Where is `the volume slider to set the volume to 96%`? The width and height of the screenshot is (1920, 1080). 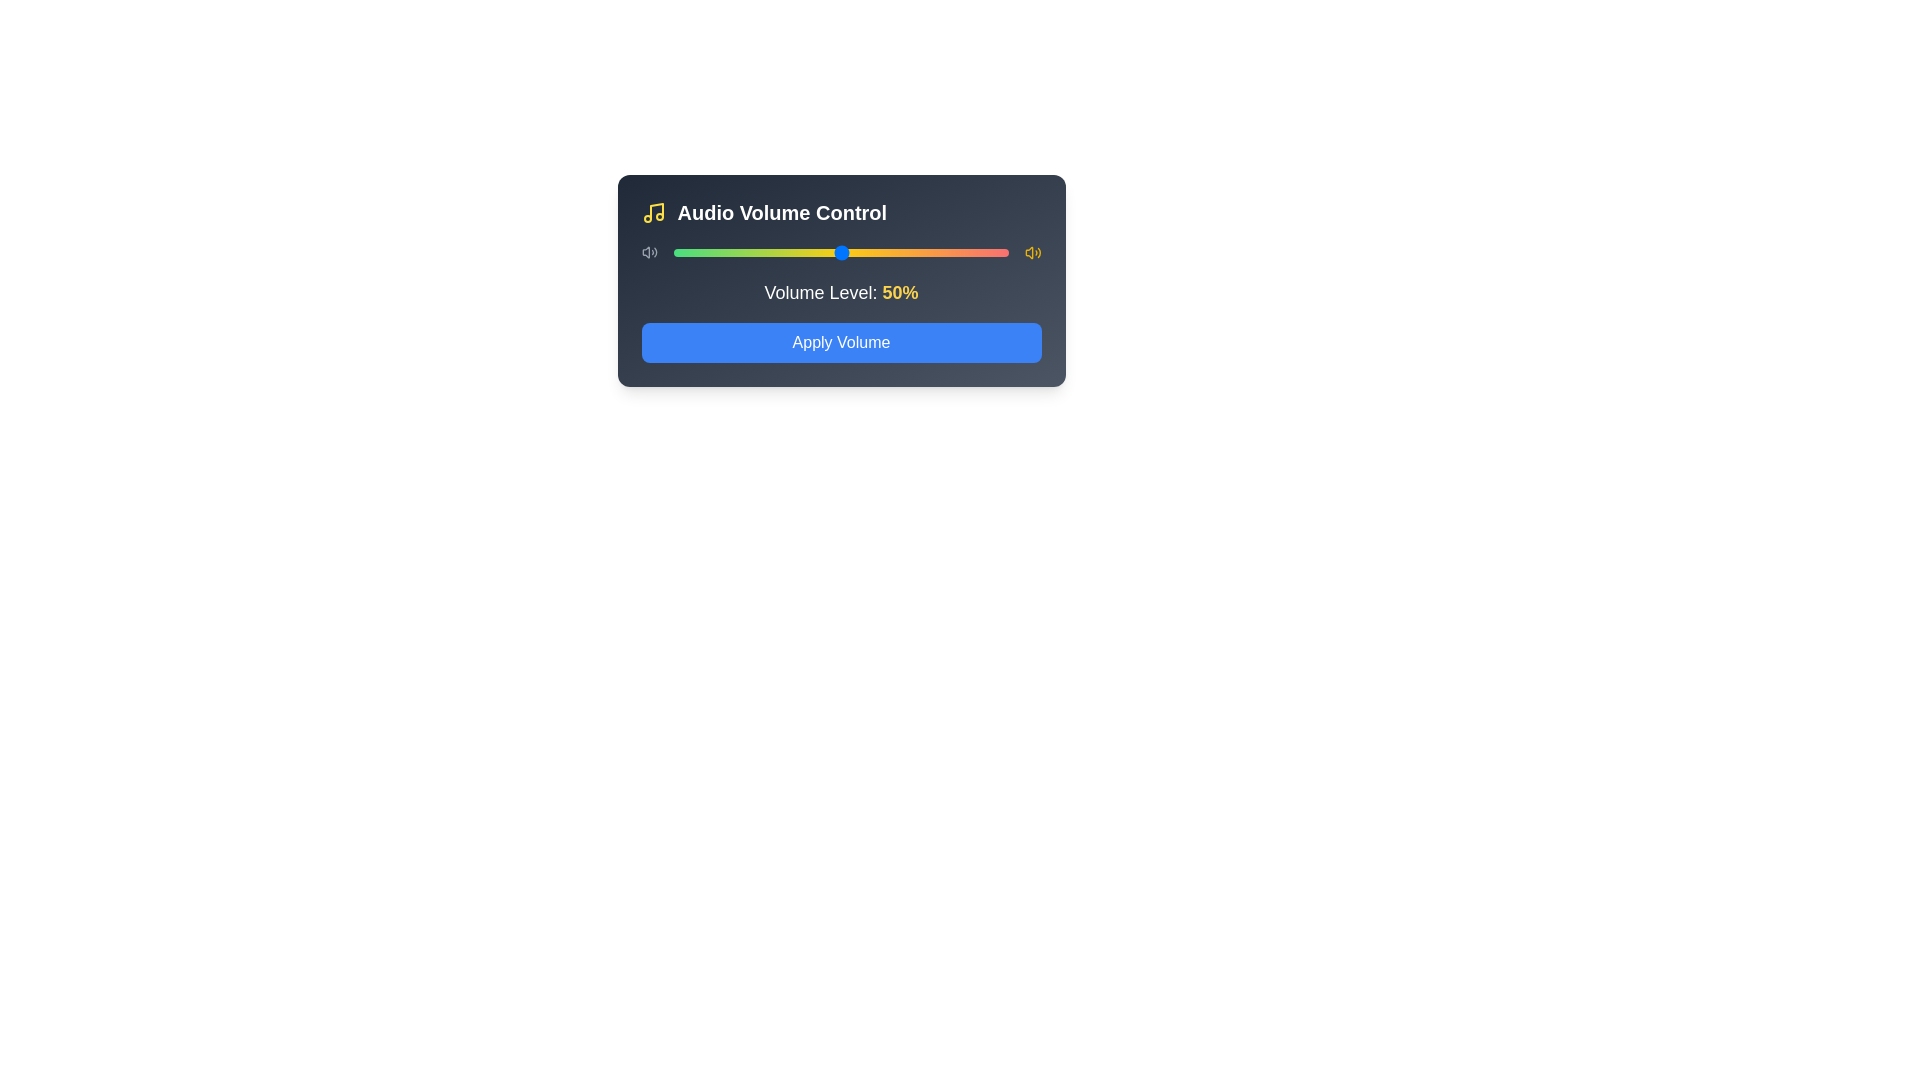 the volume slider to set the volume to 96% is located at coordinates (995, 252).